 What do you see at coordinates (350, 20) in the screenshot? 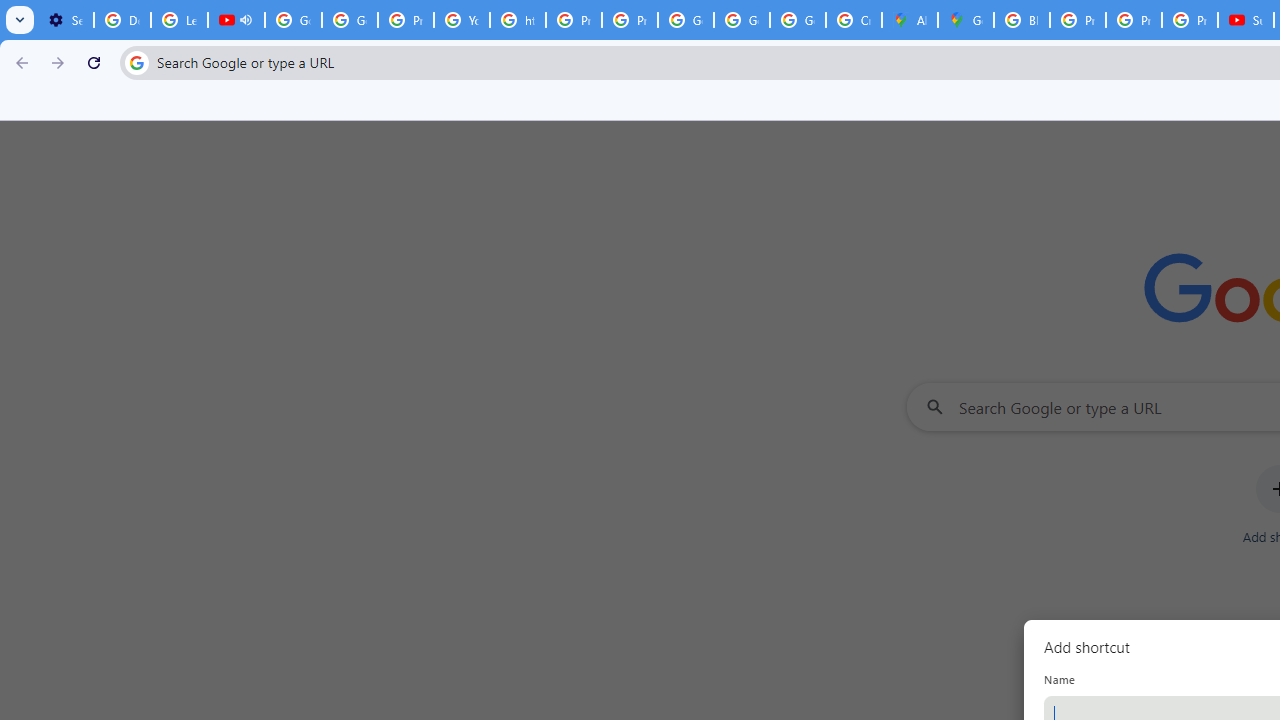
I see `'Google Account Help'` at bounding box center [350, 20].